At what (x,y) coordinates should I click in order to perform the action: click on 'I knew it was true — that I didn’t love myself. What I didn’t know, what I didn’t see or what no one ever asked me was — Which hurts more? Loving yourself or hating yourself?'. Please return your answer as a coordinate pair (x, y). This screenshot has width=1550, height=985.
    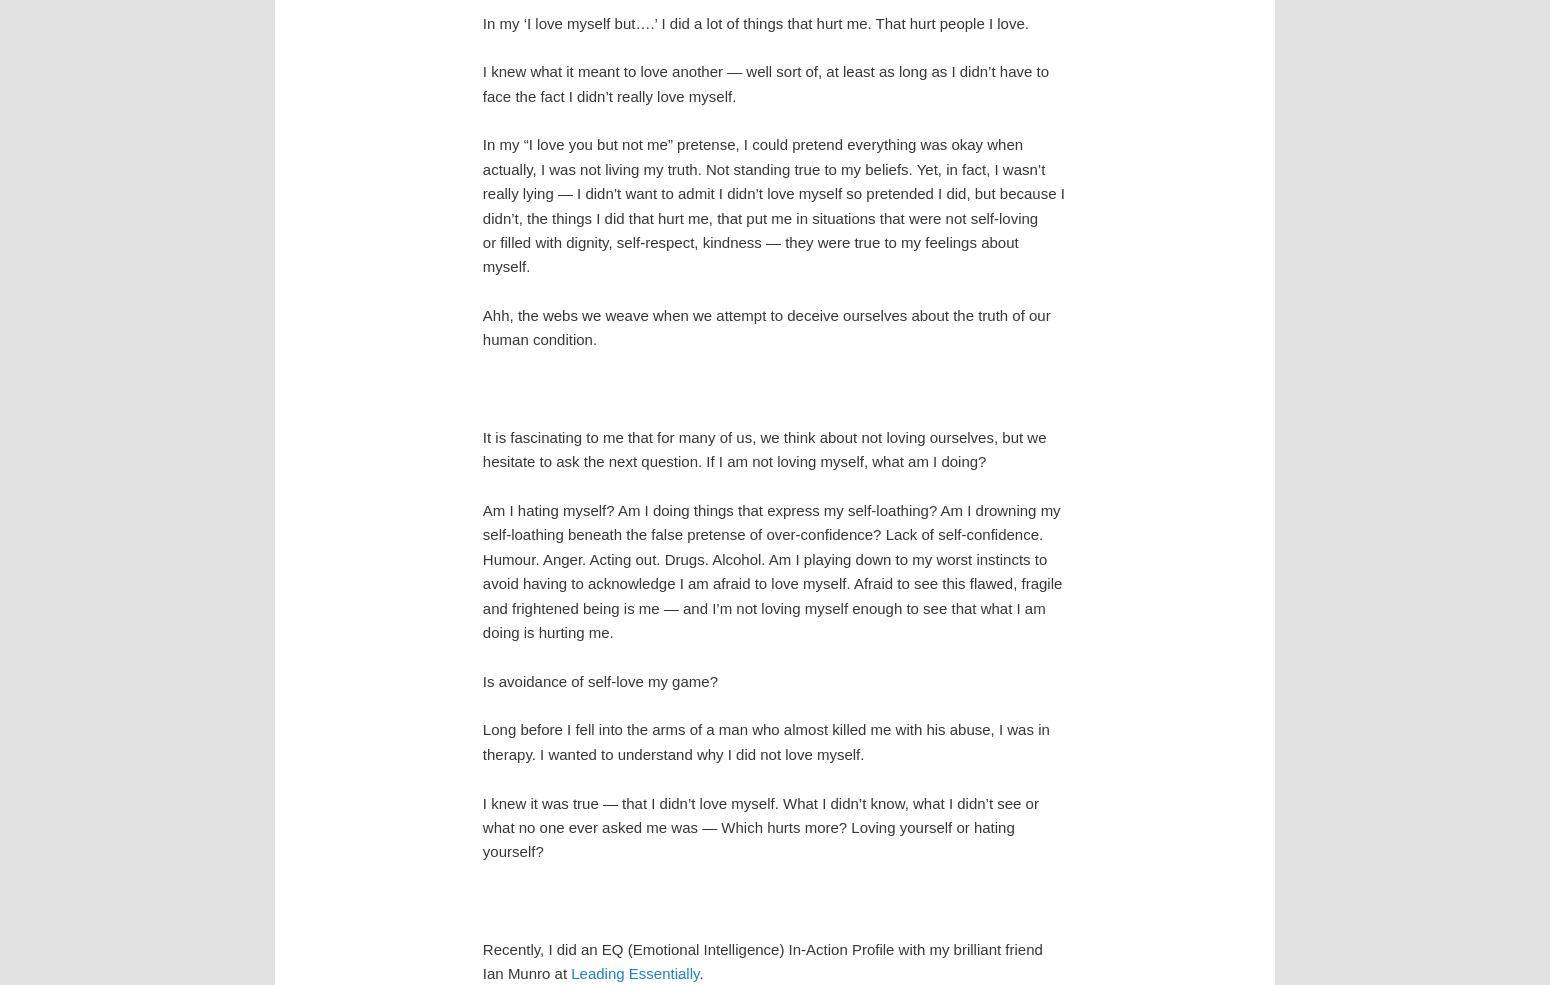
    Looking at the image, I should click on (759, 826).